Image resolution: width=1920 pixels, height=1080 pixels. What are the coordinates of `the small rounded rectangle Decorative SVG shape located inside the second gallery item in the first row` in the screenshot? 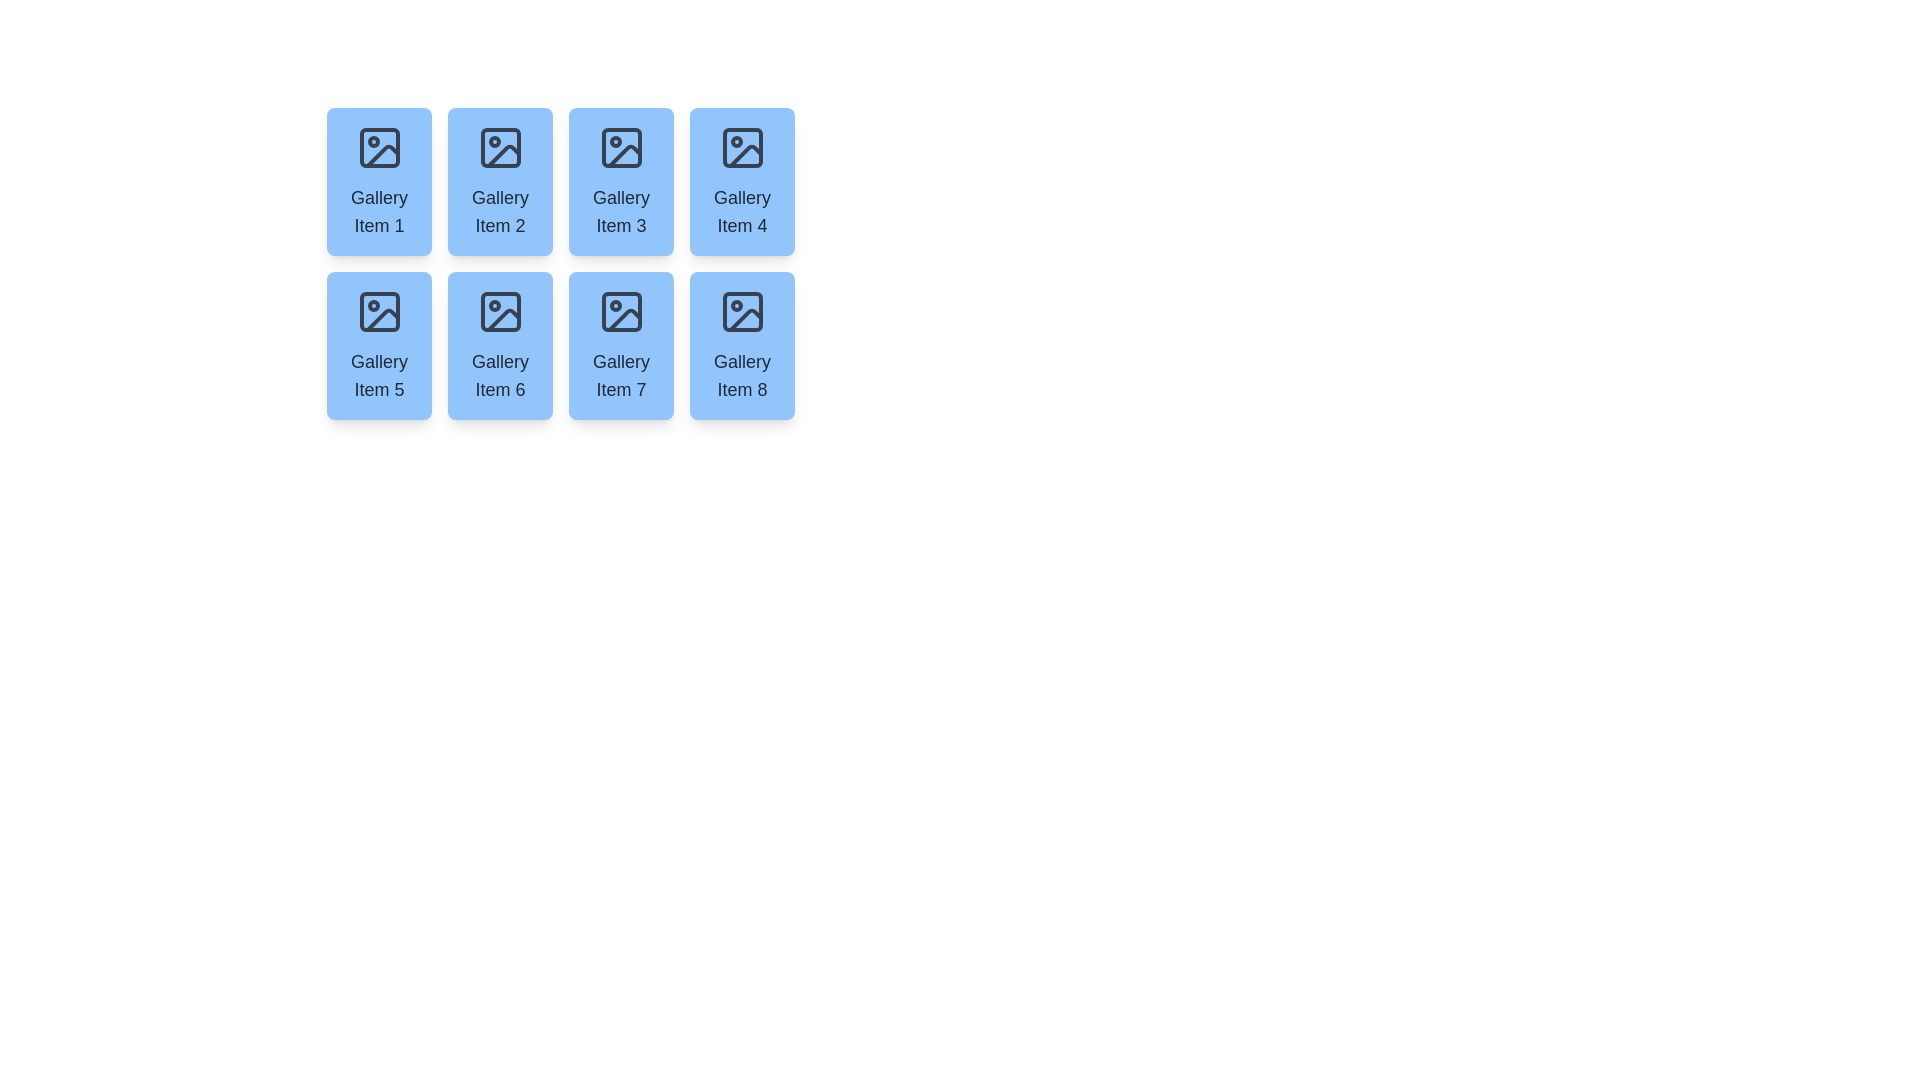 It's located at (500, 146).